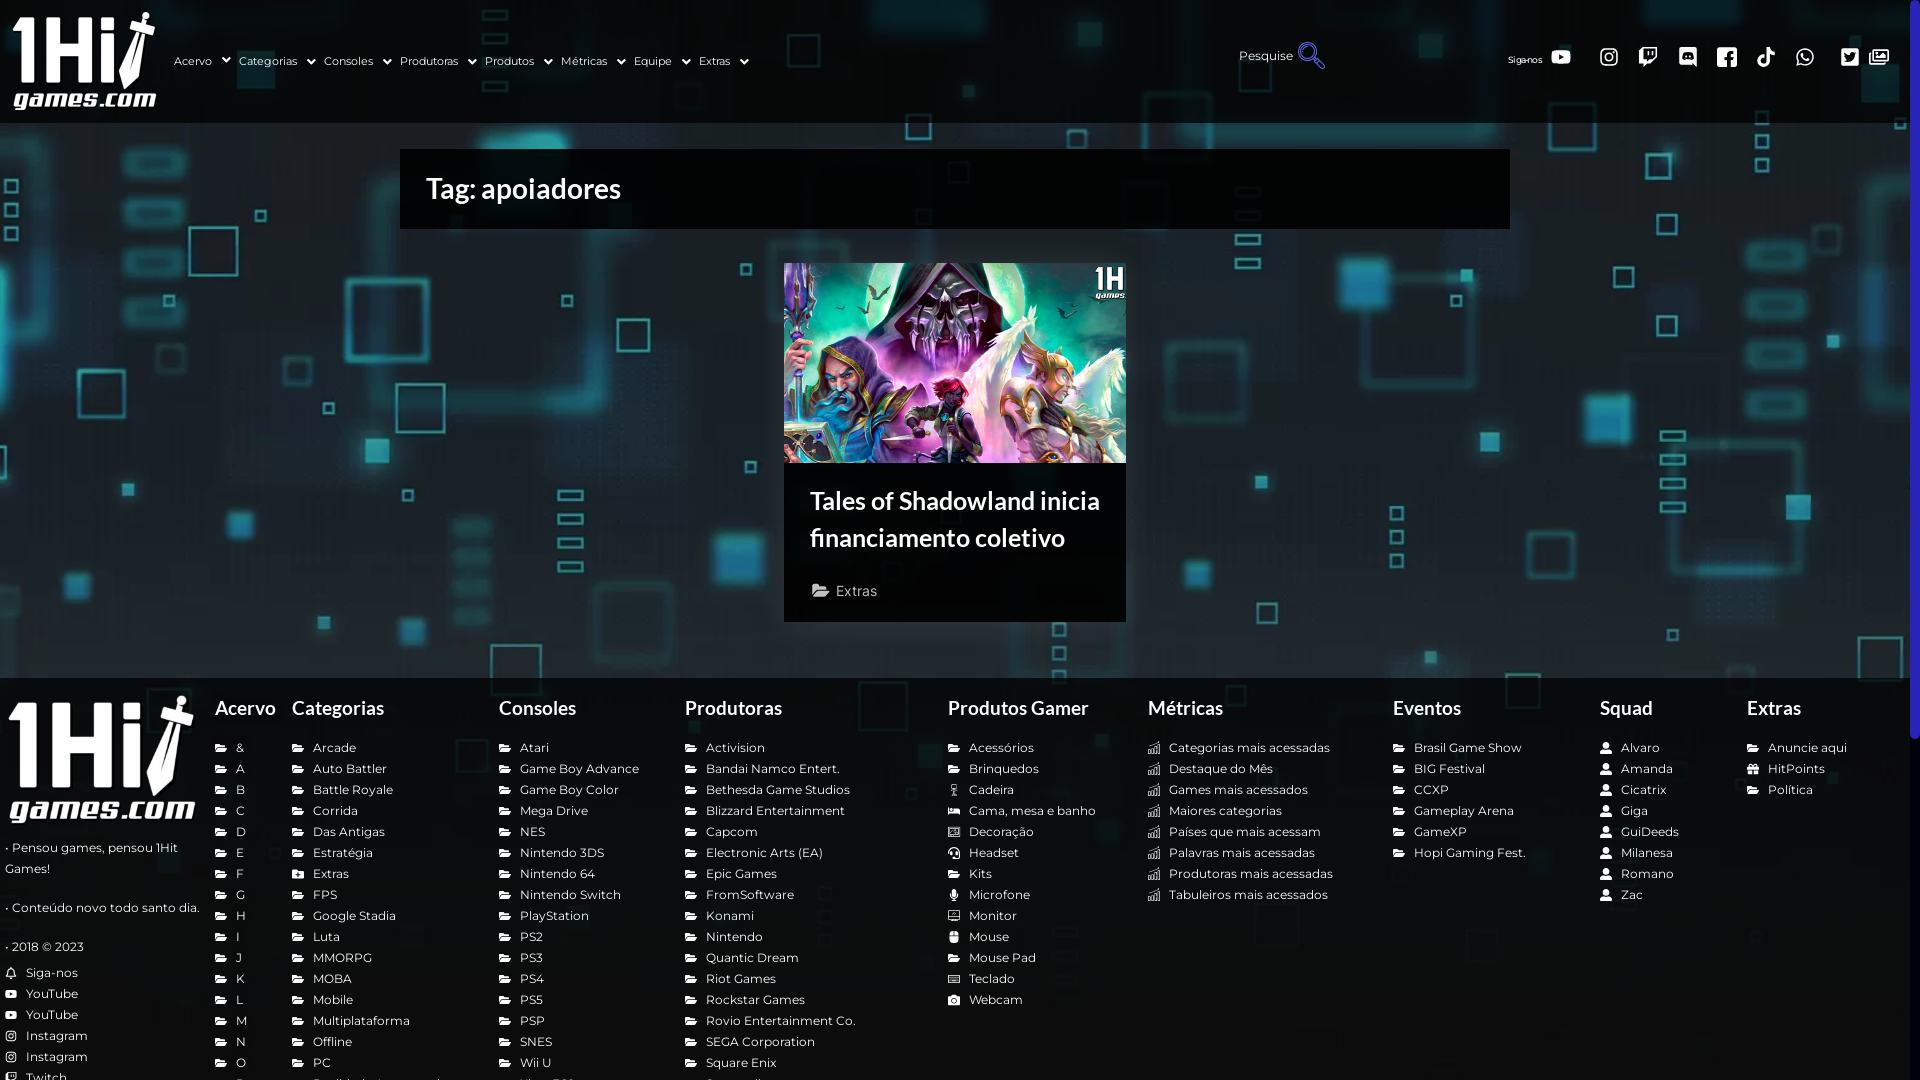 Image resolution: width=1920 pixels, height=1080 pixels. What do you see at coordinates (580, 788) in the screenshot?
I see `'Game Boy Color'` at bounding box center [580, 788].